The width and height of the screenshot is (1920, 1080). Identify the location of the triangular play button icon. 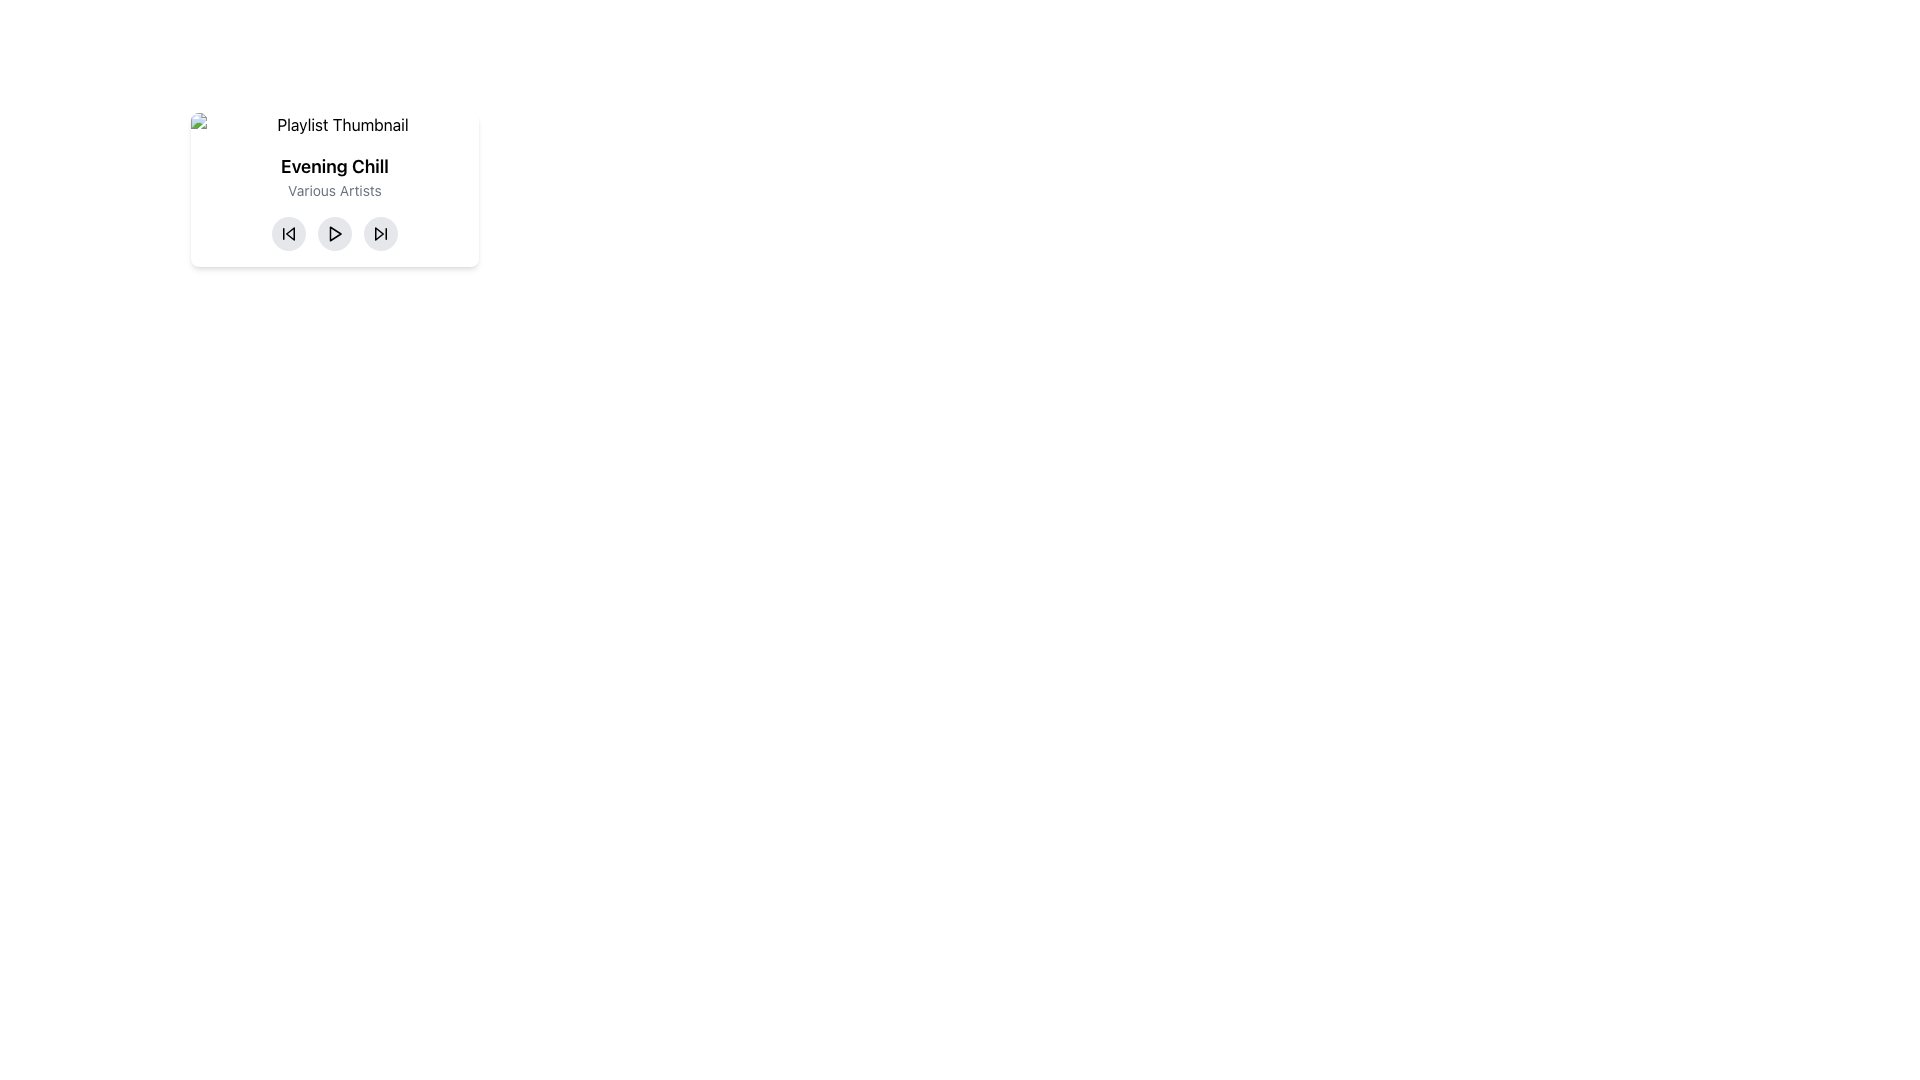
(335, 233).